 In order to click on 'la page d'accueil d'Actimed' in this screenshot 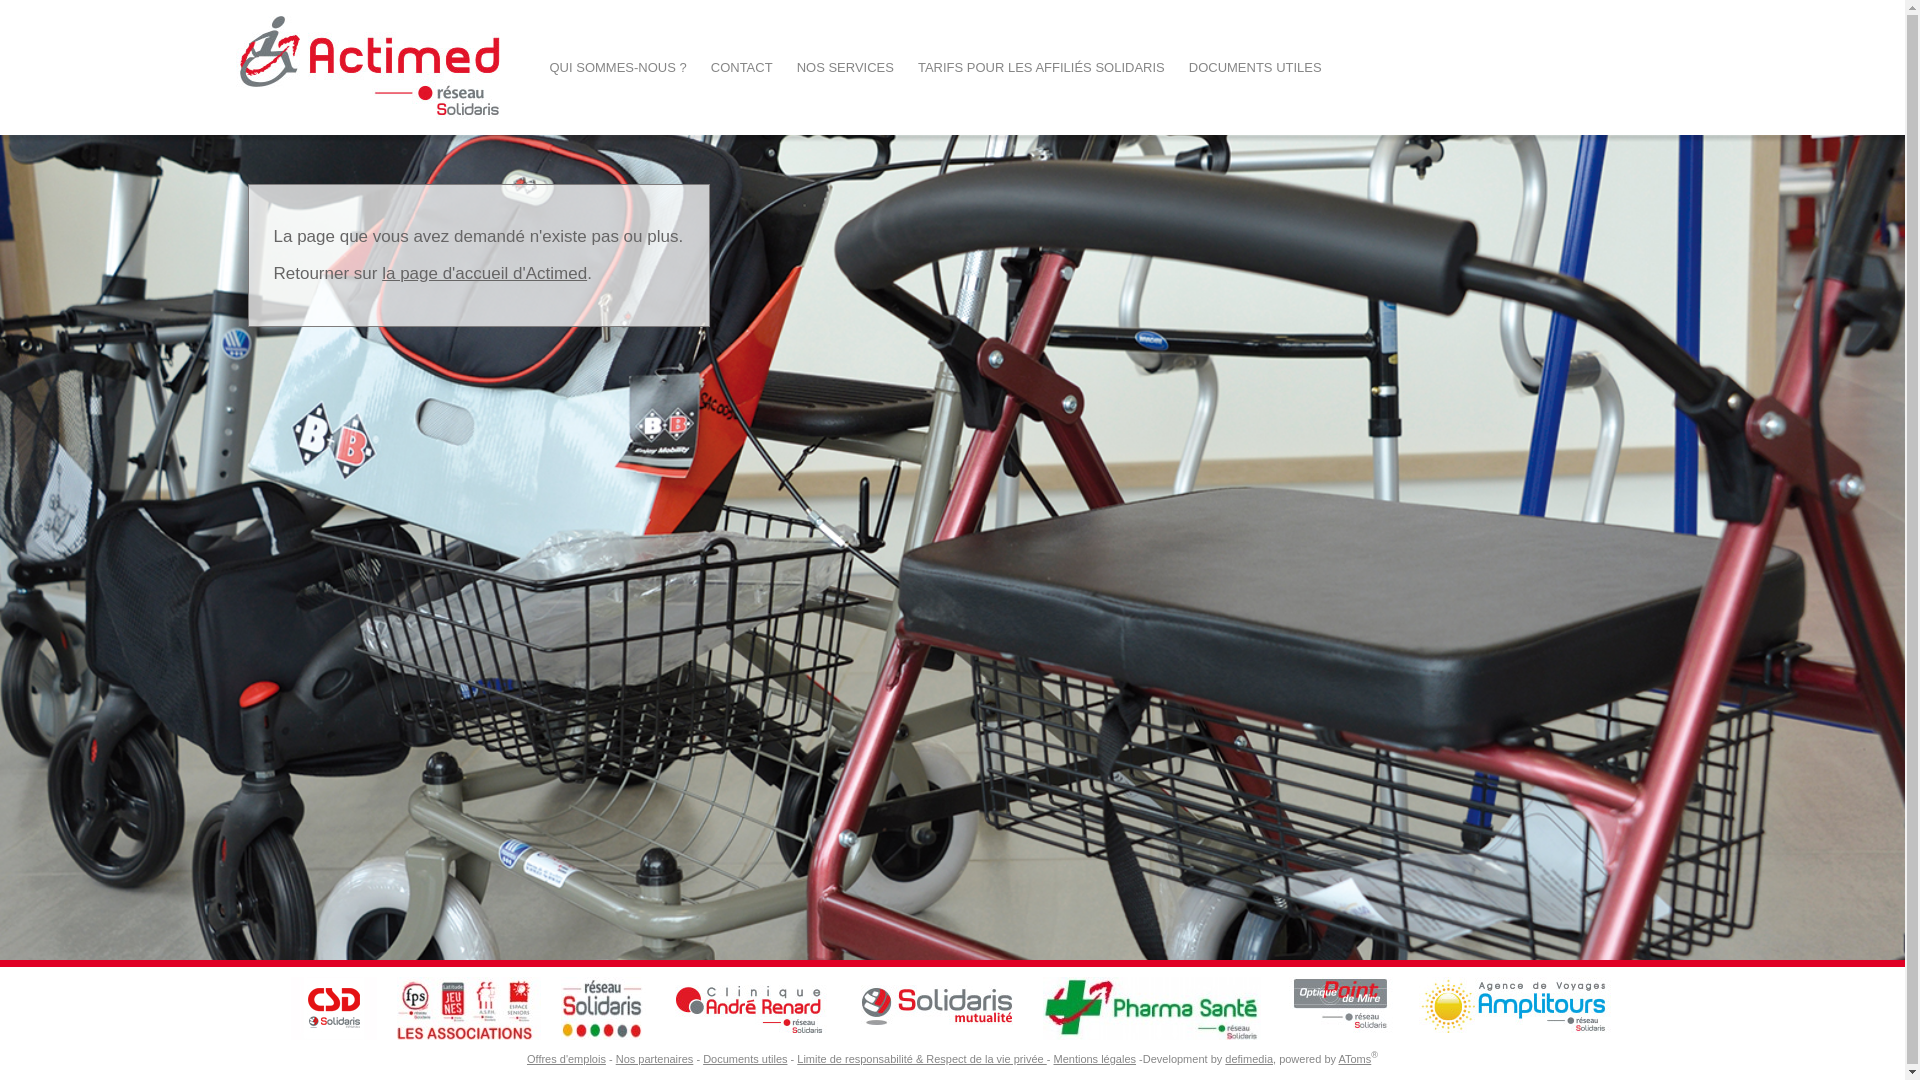, I will do `click(484, 273)`.